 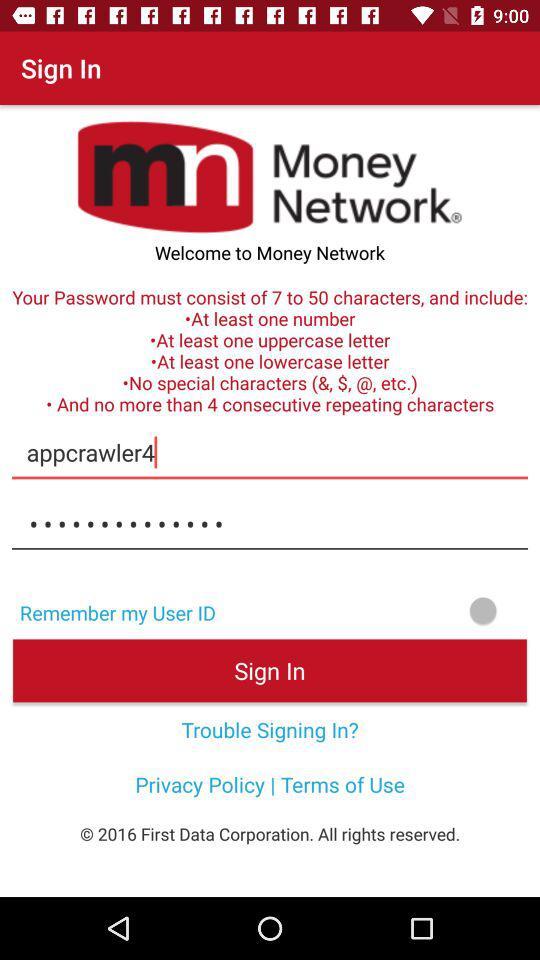 What do you see at coordinates (384, 609) in the screenshot?
I see `turn remember my user id on` at bounding box center [384, 609].